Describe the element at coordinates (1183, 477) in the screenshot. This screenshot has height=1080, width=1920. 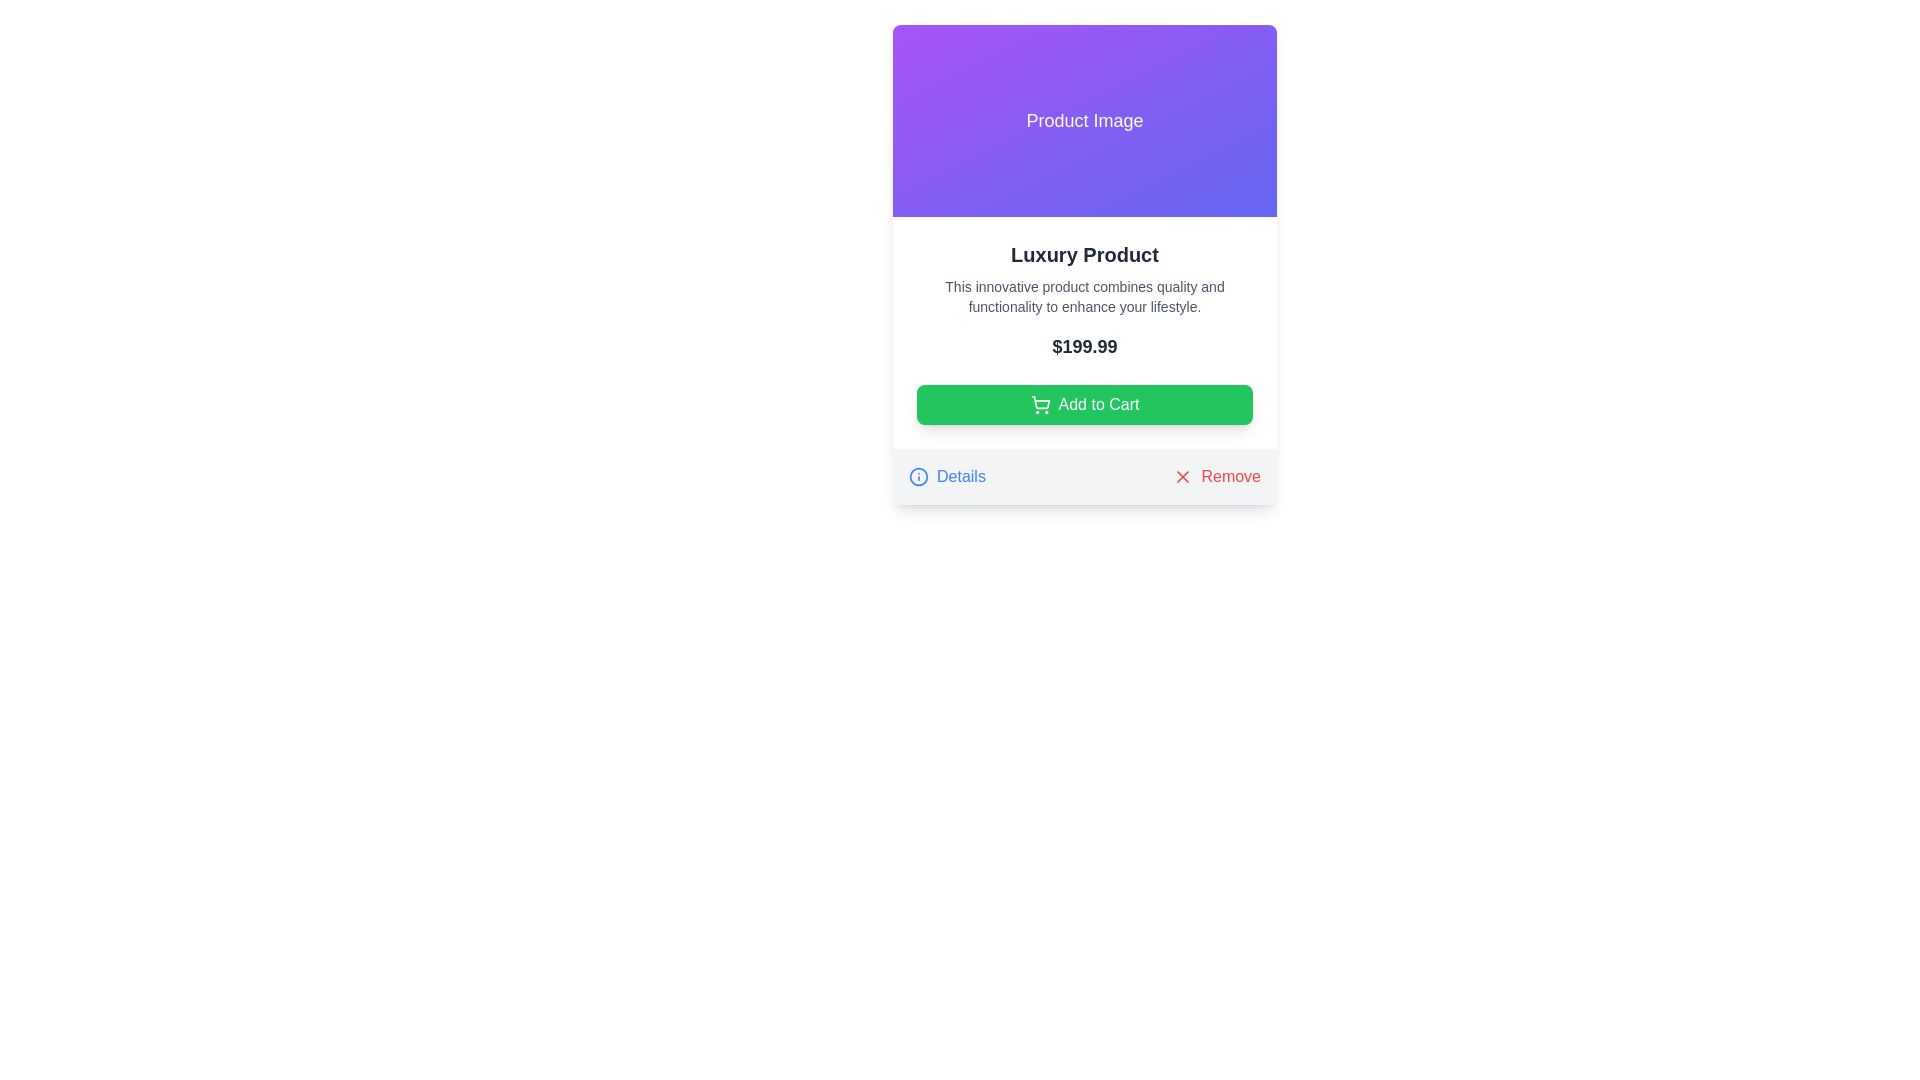
I see `the small red cross icon located to the left of the 'Remove' label at the bottom right of the card interface` at that location.